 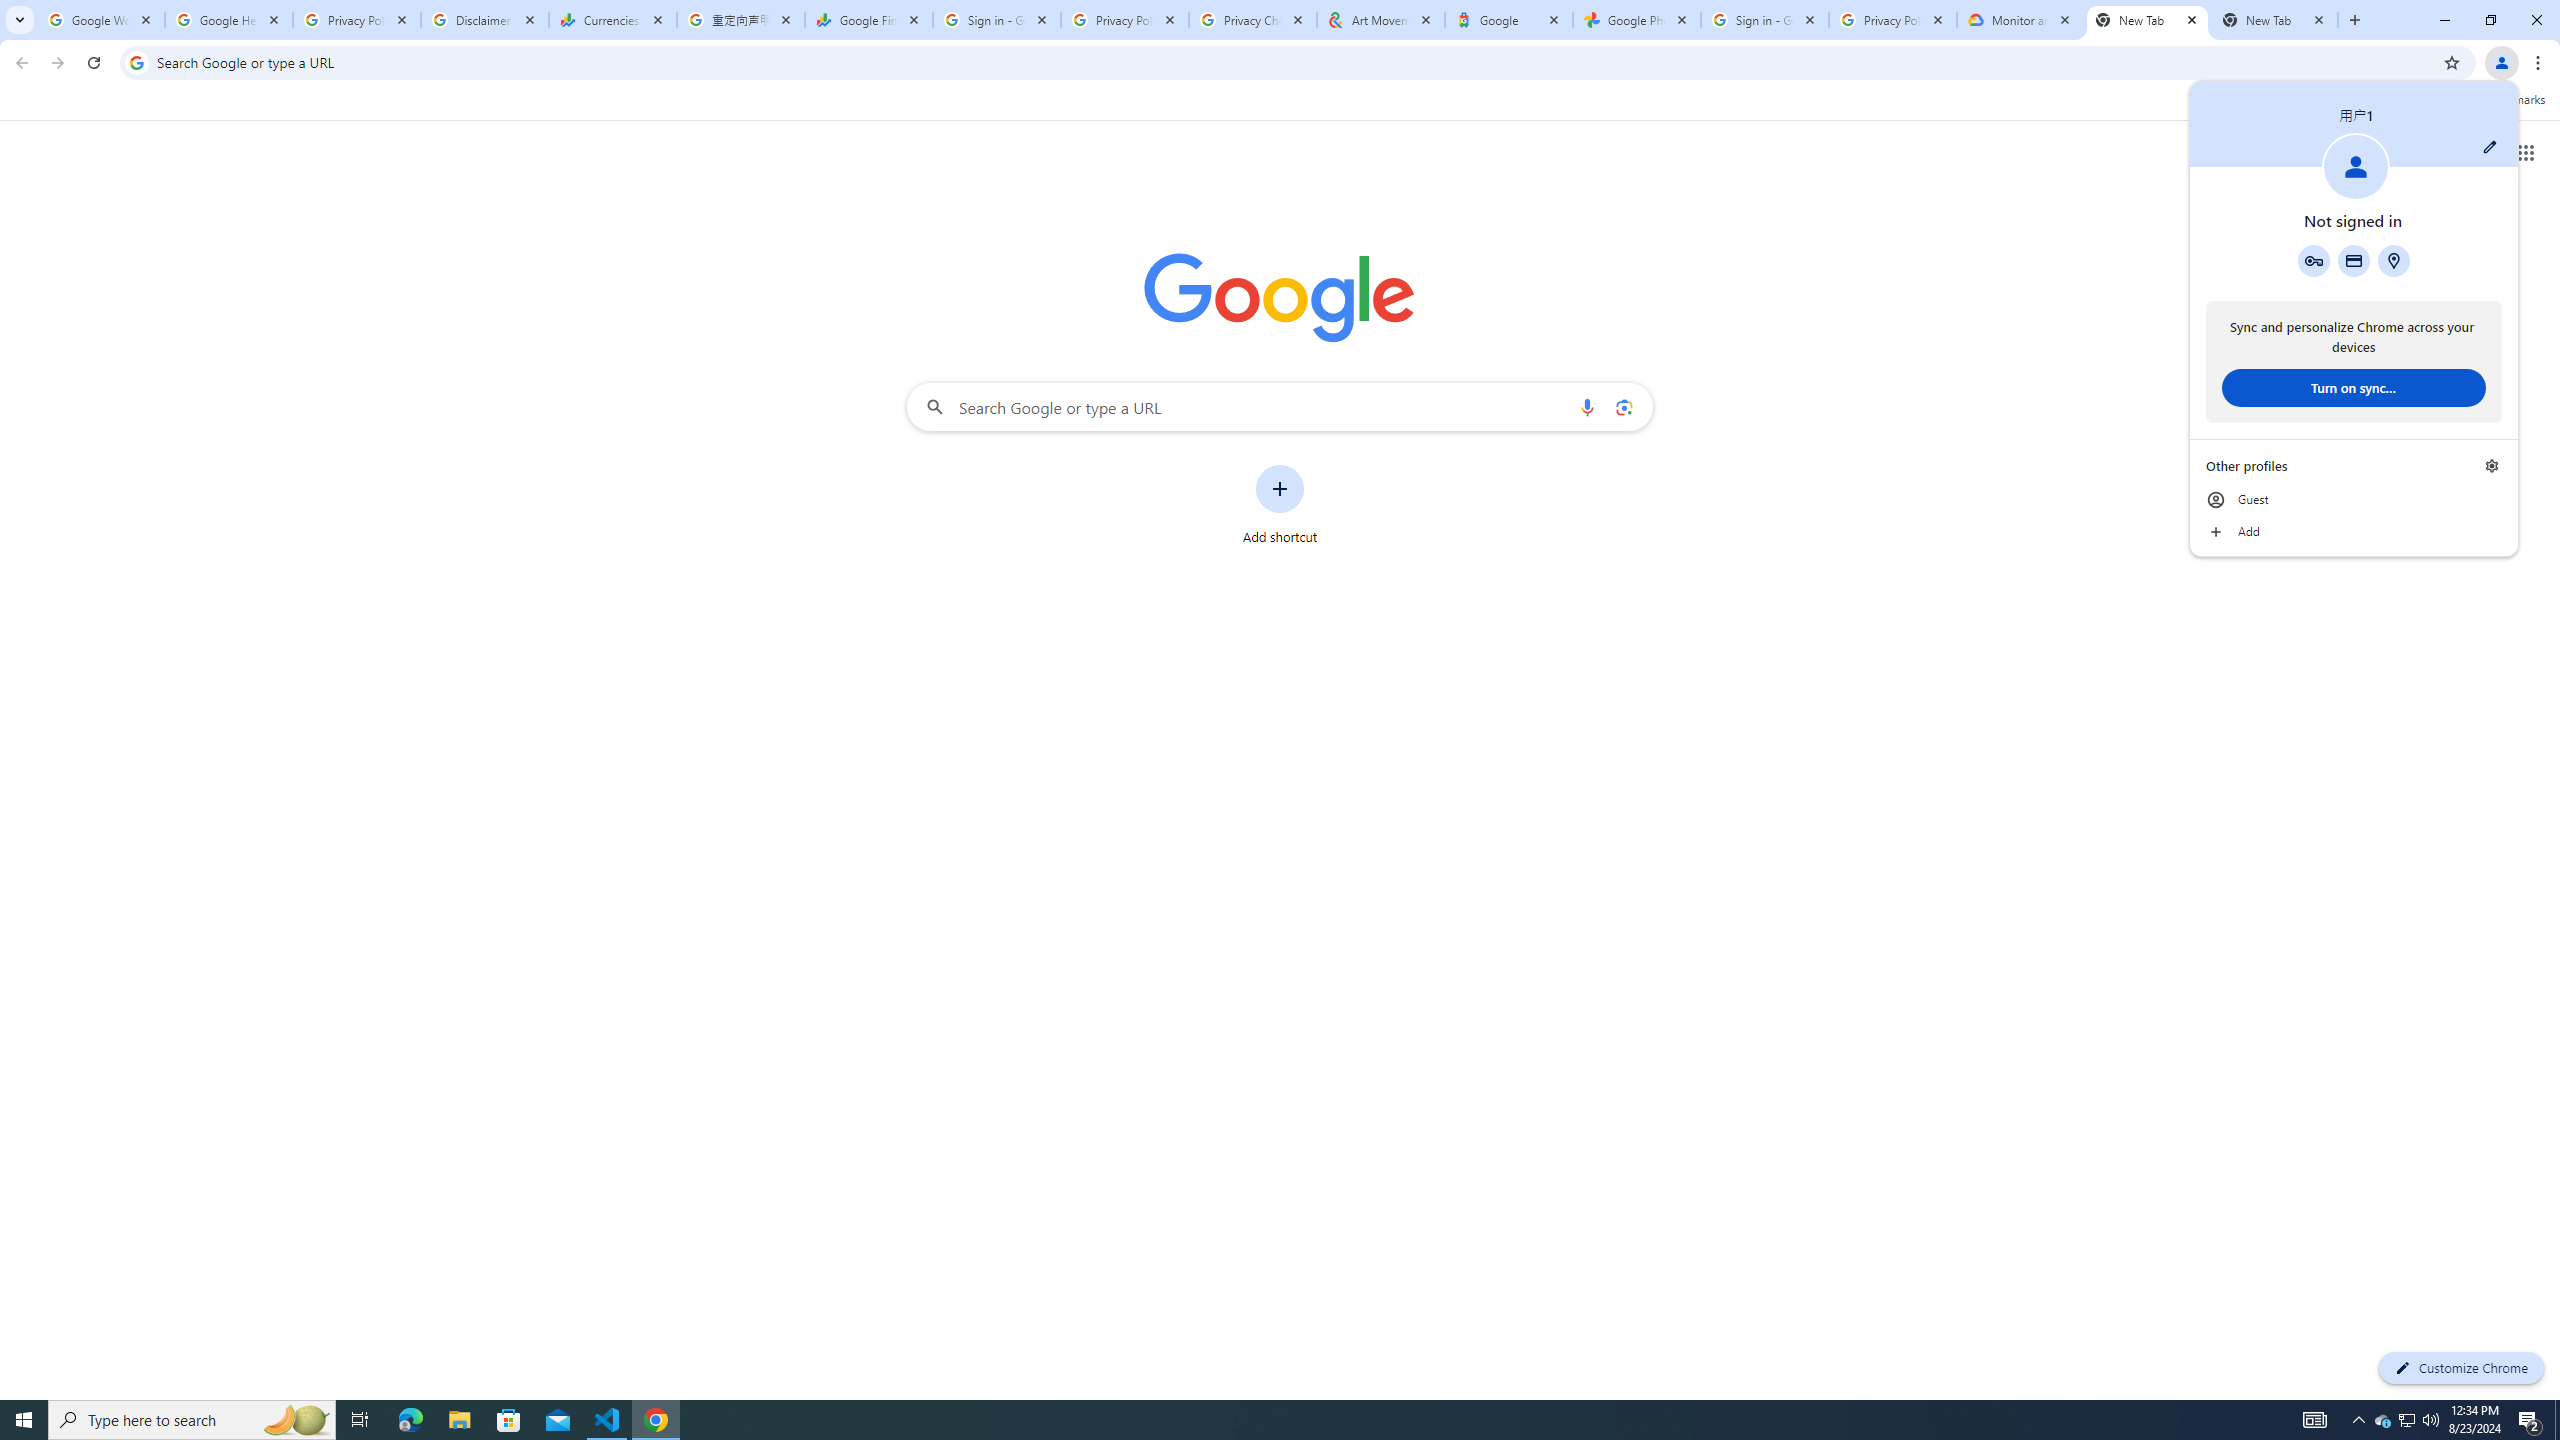 What do you see at coordinates (2461, 1367) in the screenshot?
I see `'Customize Chrome'` at bounding box center [2461, 1367].